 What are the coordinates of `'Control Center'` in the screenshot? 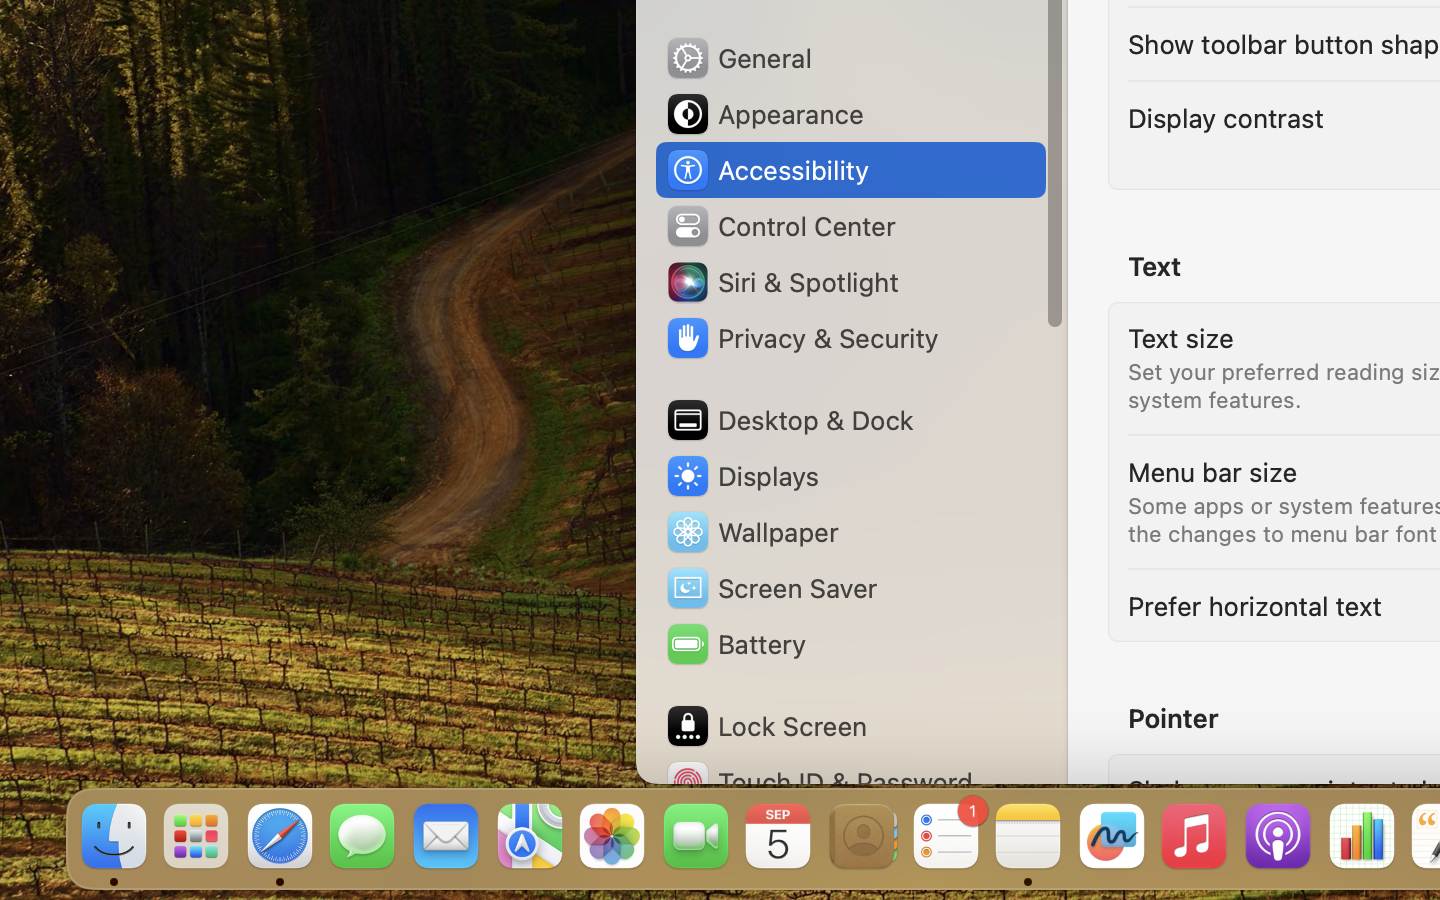 It's located at (779, 225).